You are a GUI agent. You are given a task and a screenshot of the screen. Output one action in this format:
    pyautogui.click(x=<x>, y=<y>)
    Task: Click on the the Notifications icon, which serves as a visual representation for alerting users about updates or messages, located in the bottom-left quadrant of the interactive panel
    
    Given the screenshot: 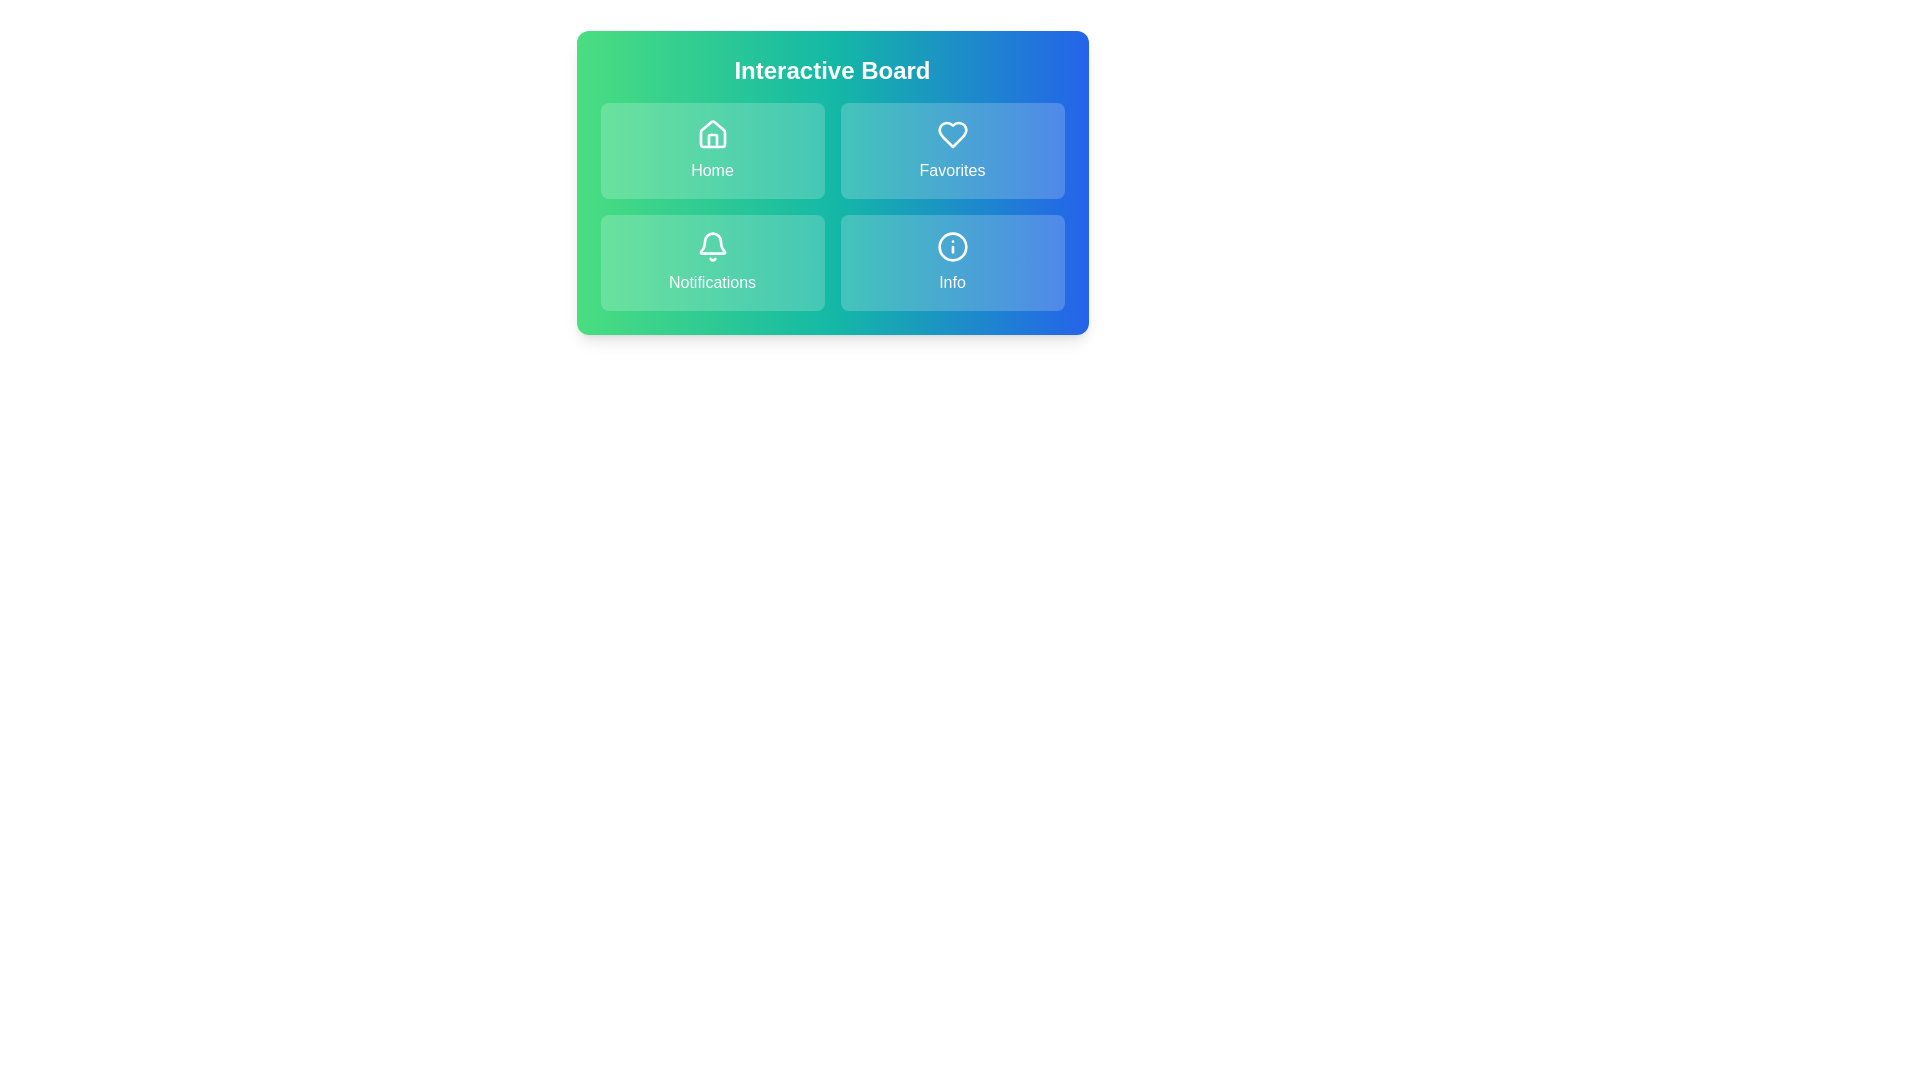 What is the action you would take?
    pyautogui.click(x=712, y=245)
    